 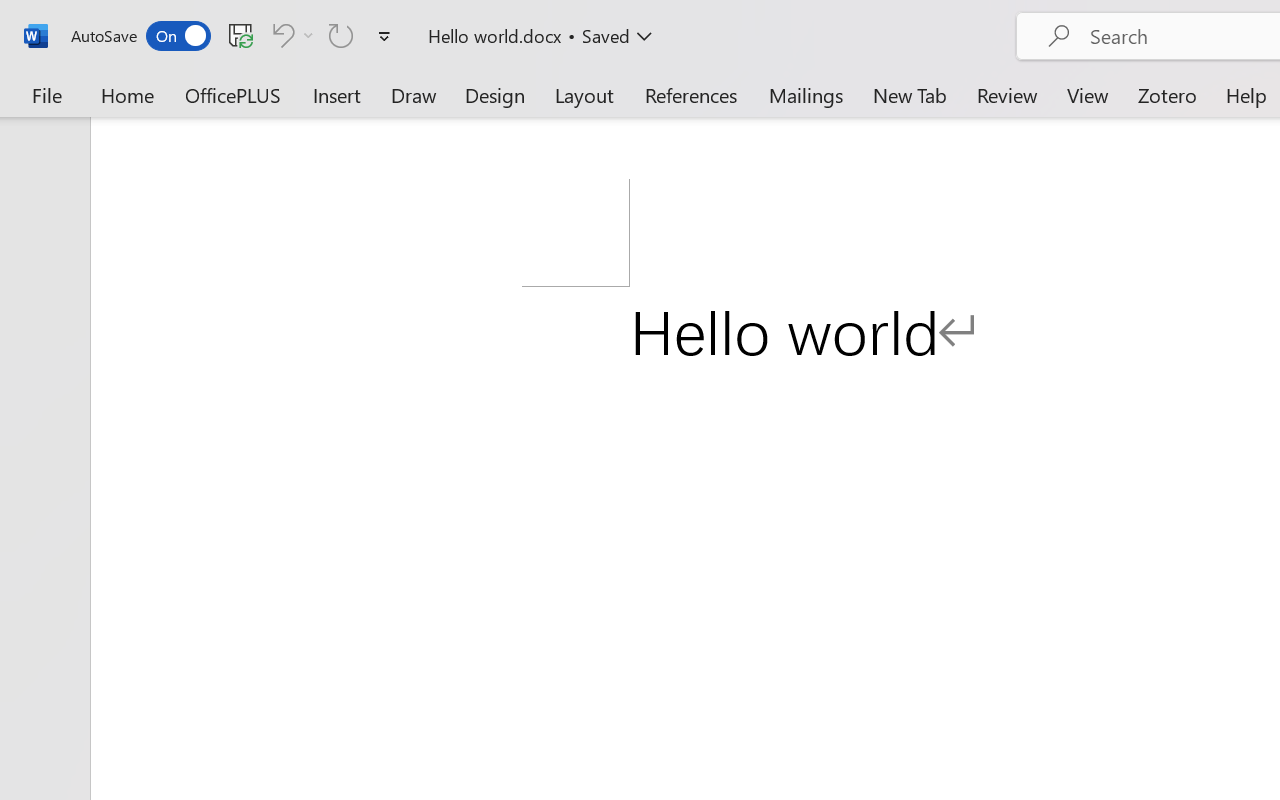 What do you see at coordinates (909, 94) in the screenshot?
I see `'New Tab'` at bounding box center [909, 94].